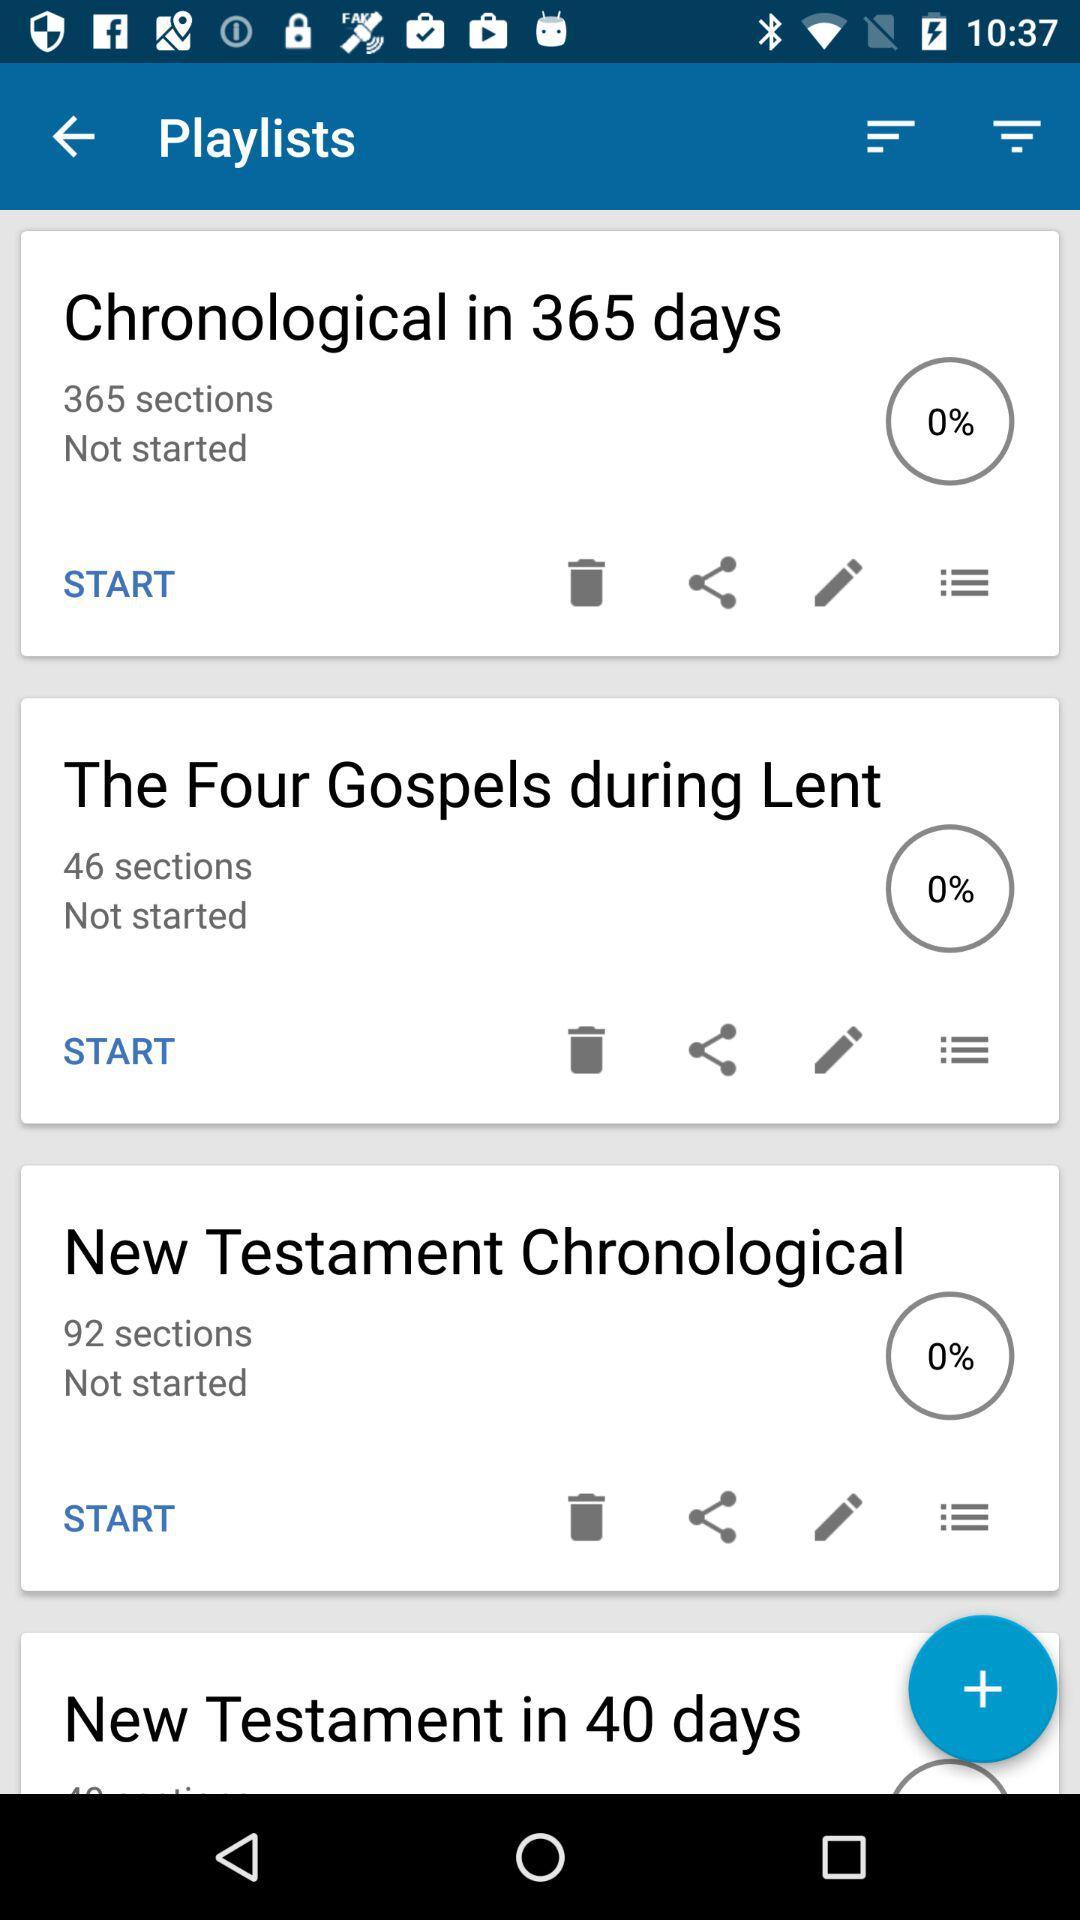 Image resolution: width=1080 pixels, height=1920 pixels. Describe the element at coordinates (890, 135) in the screenshot. I see `the app next to the playlists icon` at that location.